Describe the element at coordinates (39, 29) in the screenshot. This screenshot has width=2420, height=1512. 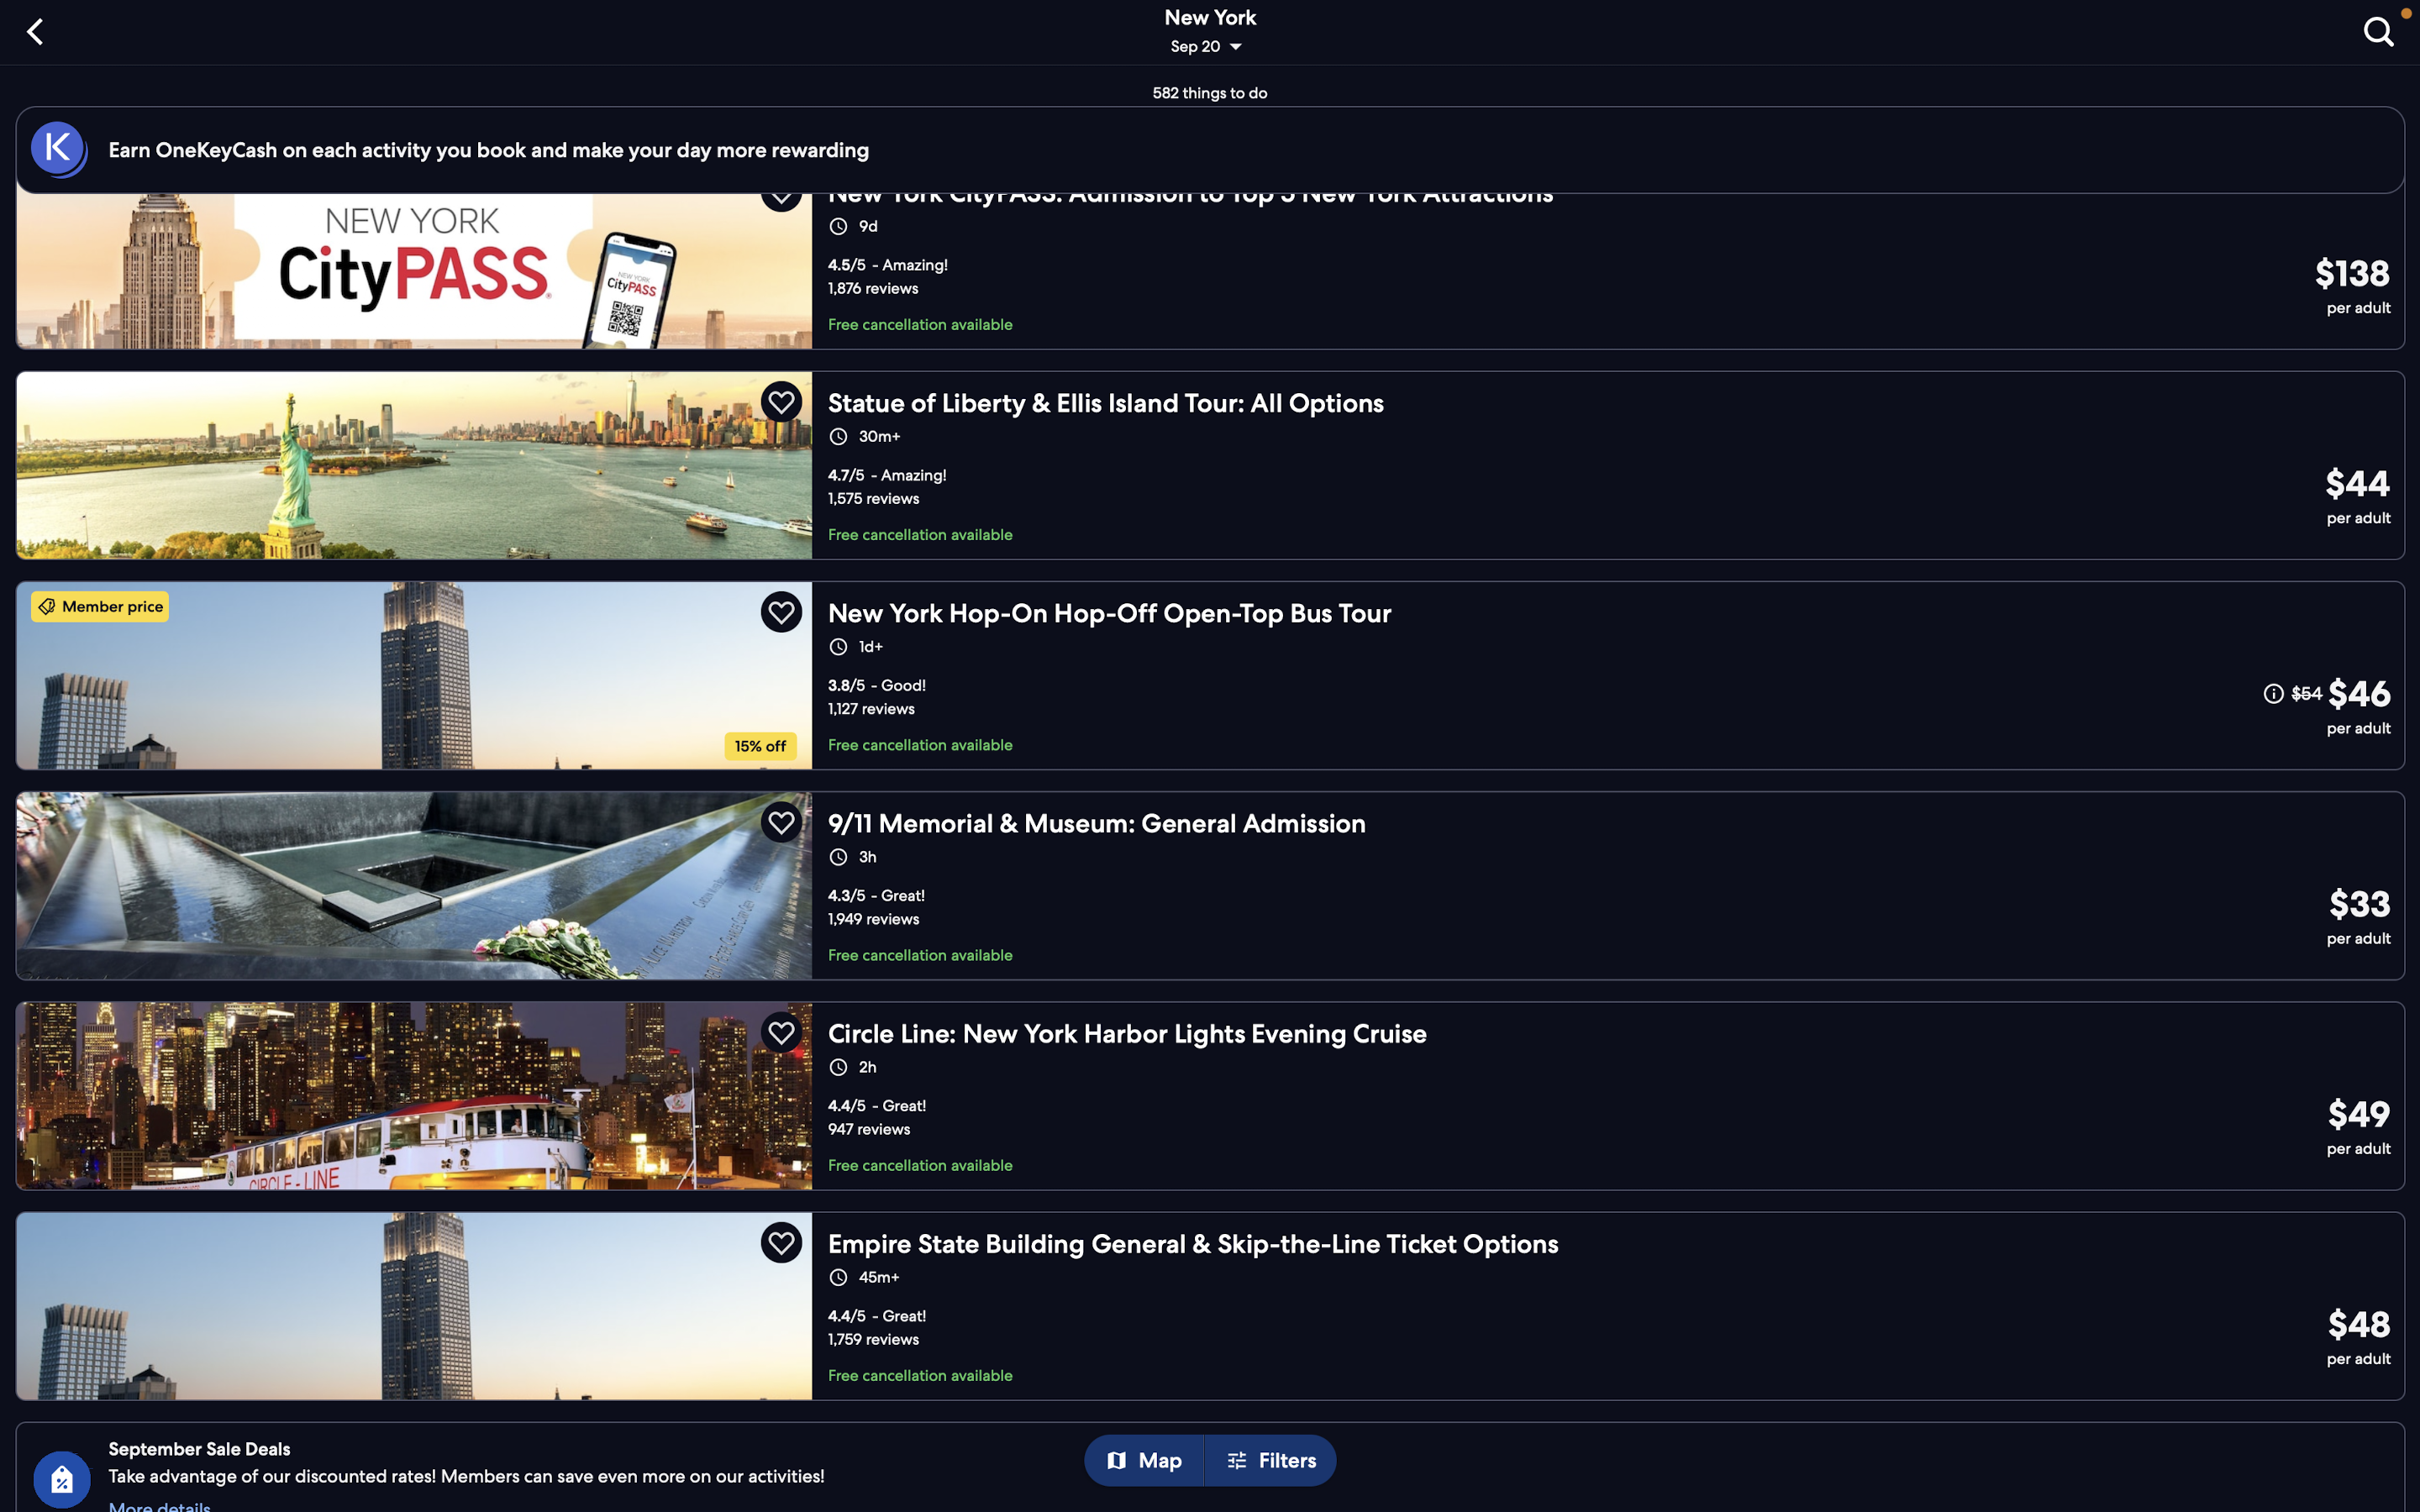
I see `Go to the previous page by selecting the "back" function` at that location.